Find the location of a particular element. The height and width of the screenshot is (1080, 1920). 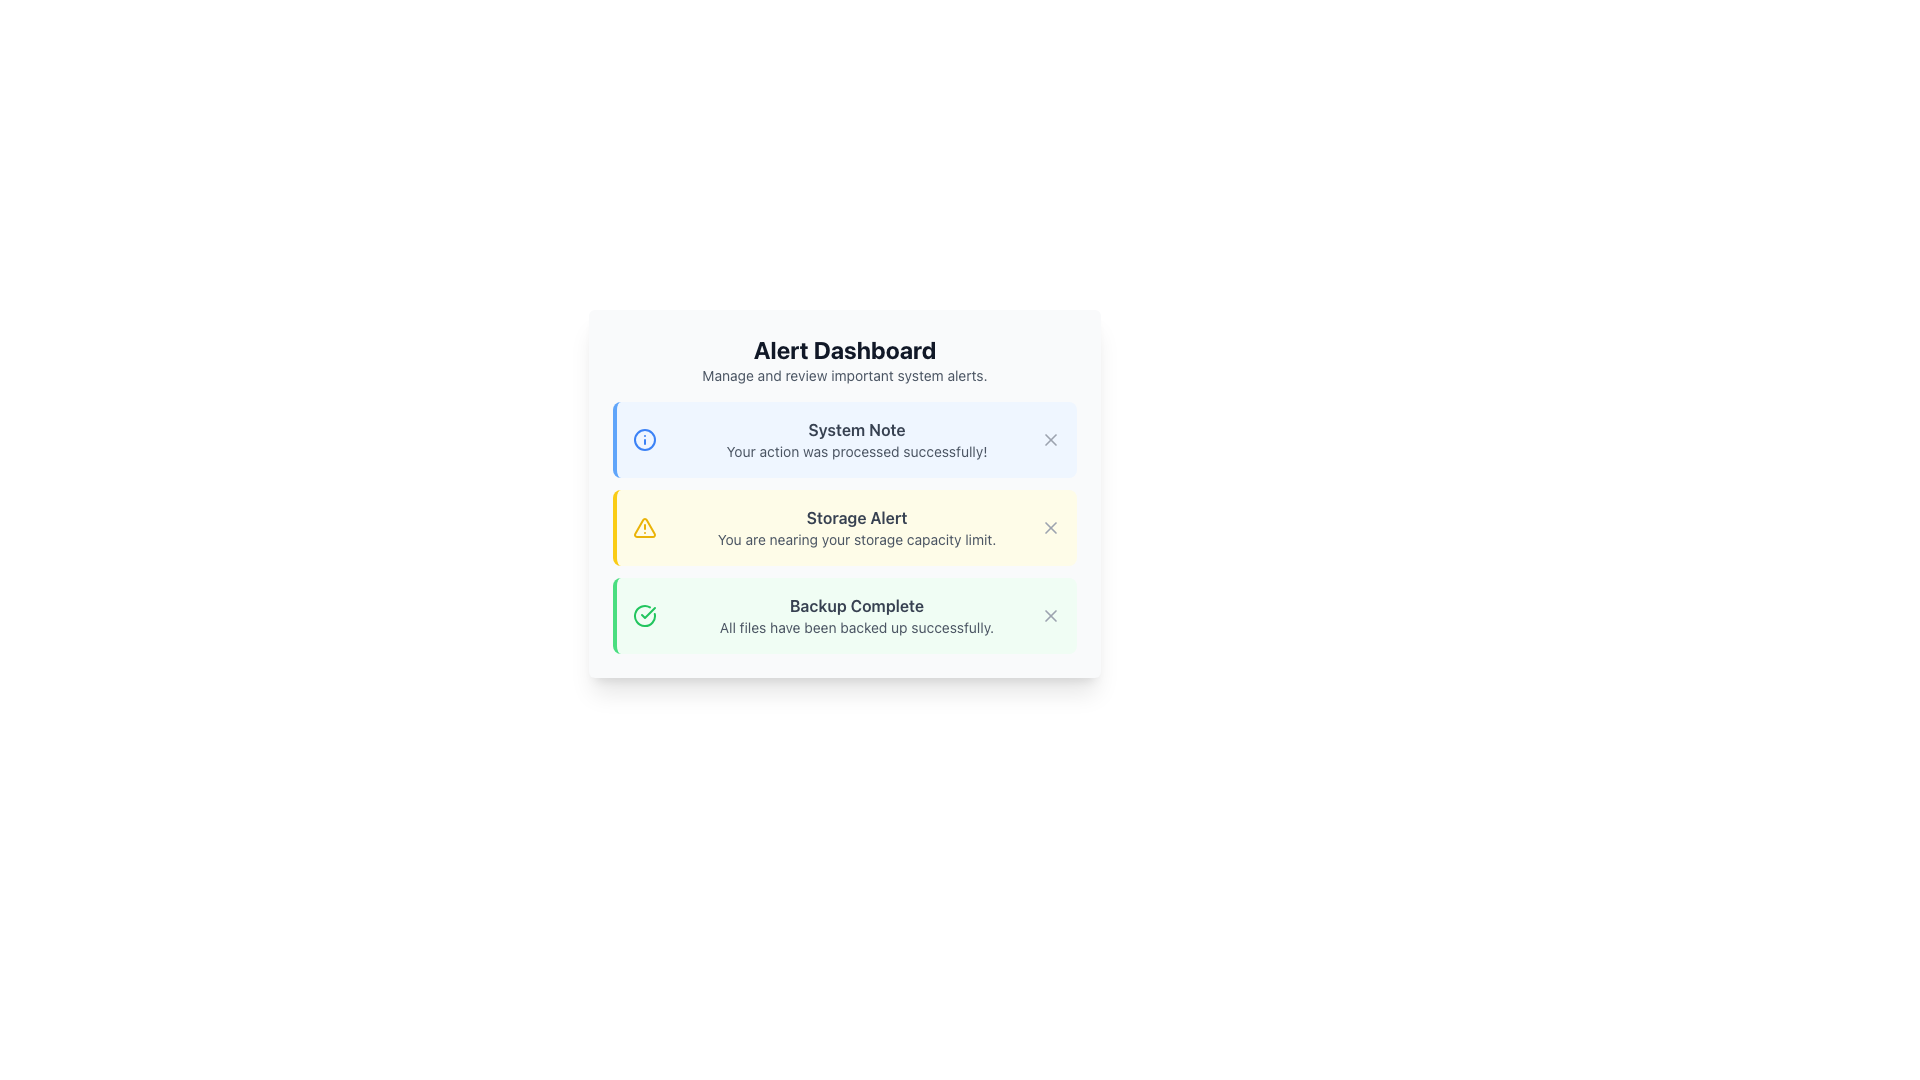

the circular SVG graphic with a blue border that is part of the 'System Note' icon, indicating its functionality is located at coordinates (644, 438).